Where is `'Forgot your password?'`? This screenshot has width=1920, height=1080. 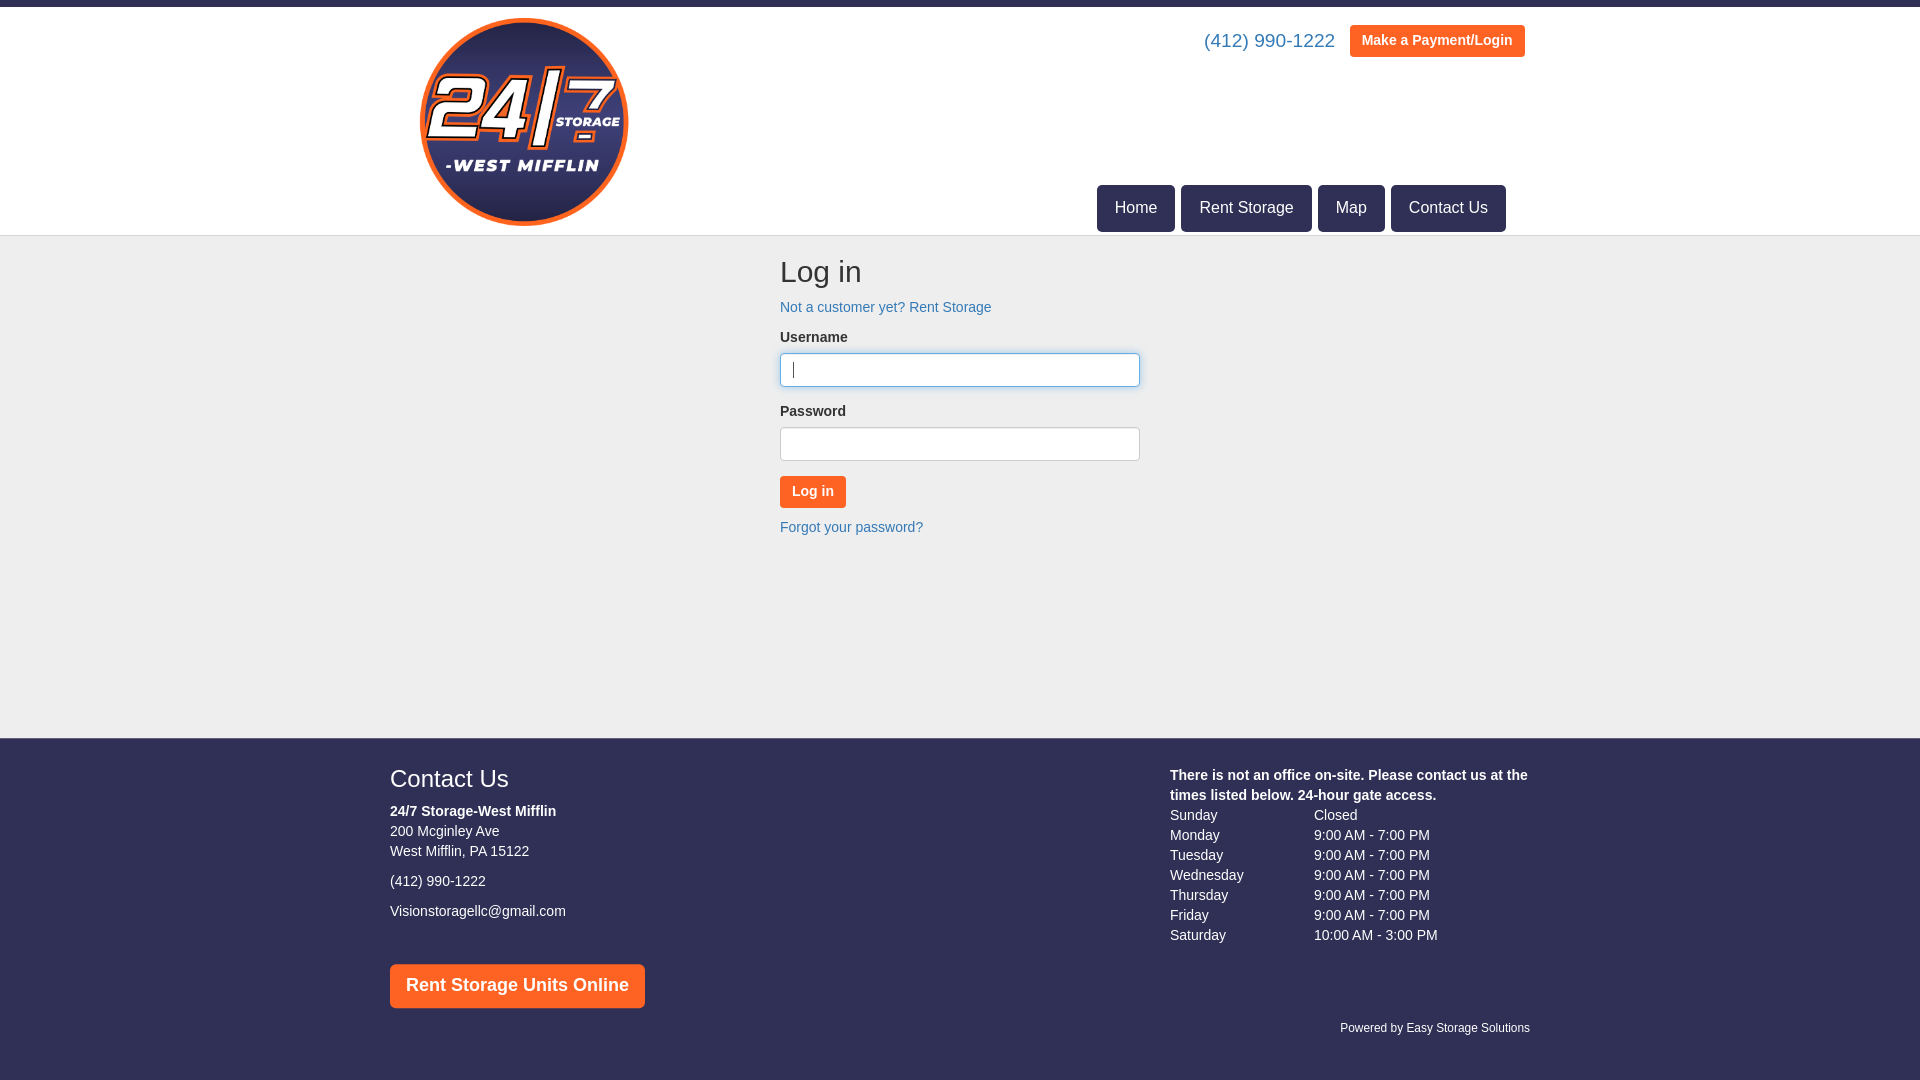
'Forgot your password?' is located at coordinates (851, 526).